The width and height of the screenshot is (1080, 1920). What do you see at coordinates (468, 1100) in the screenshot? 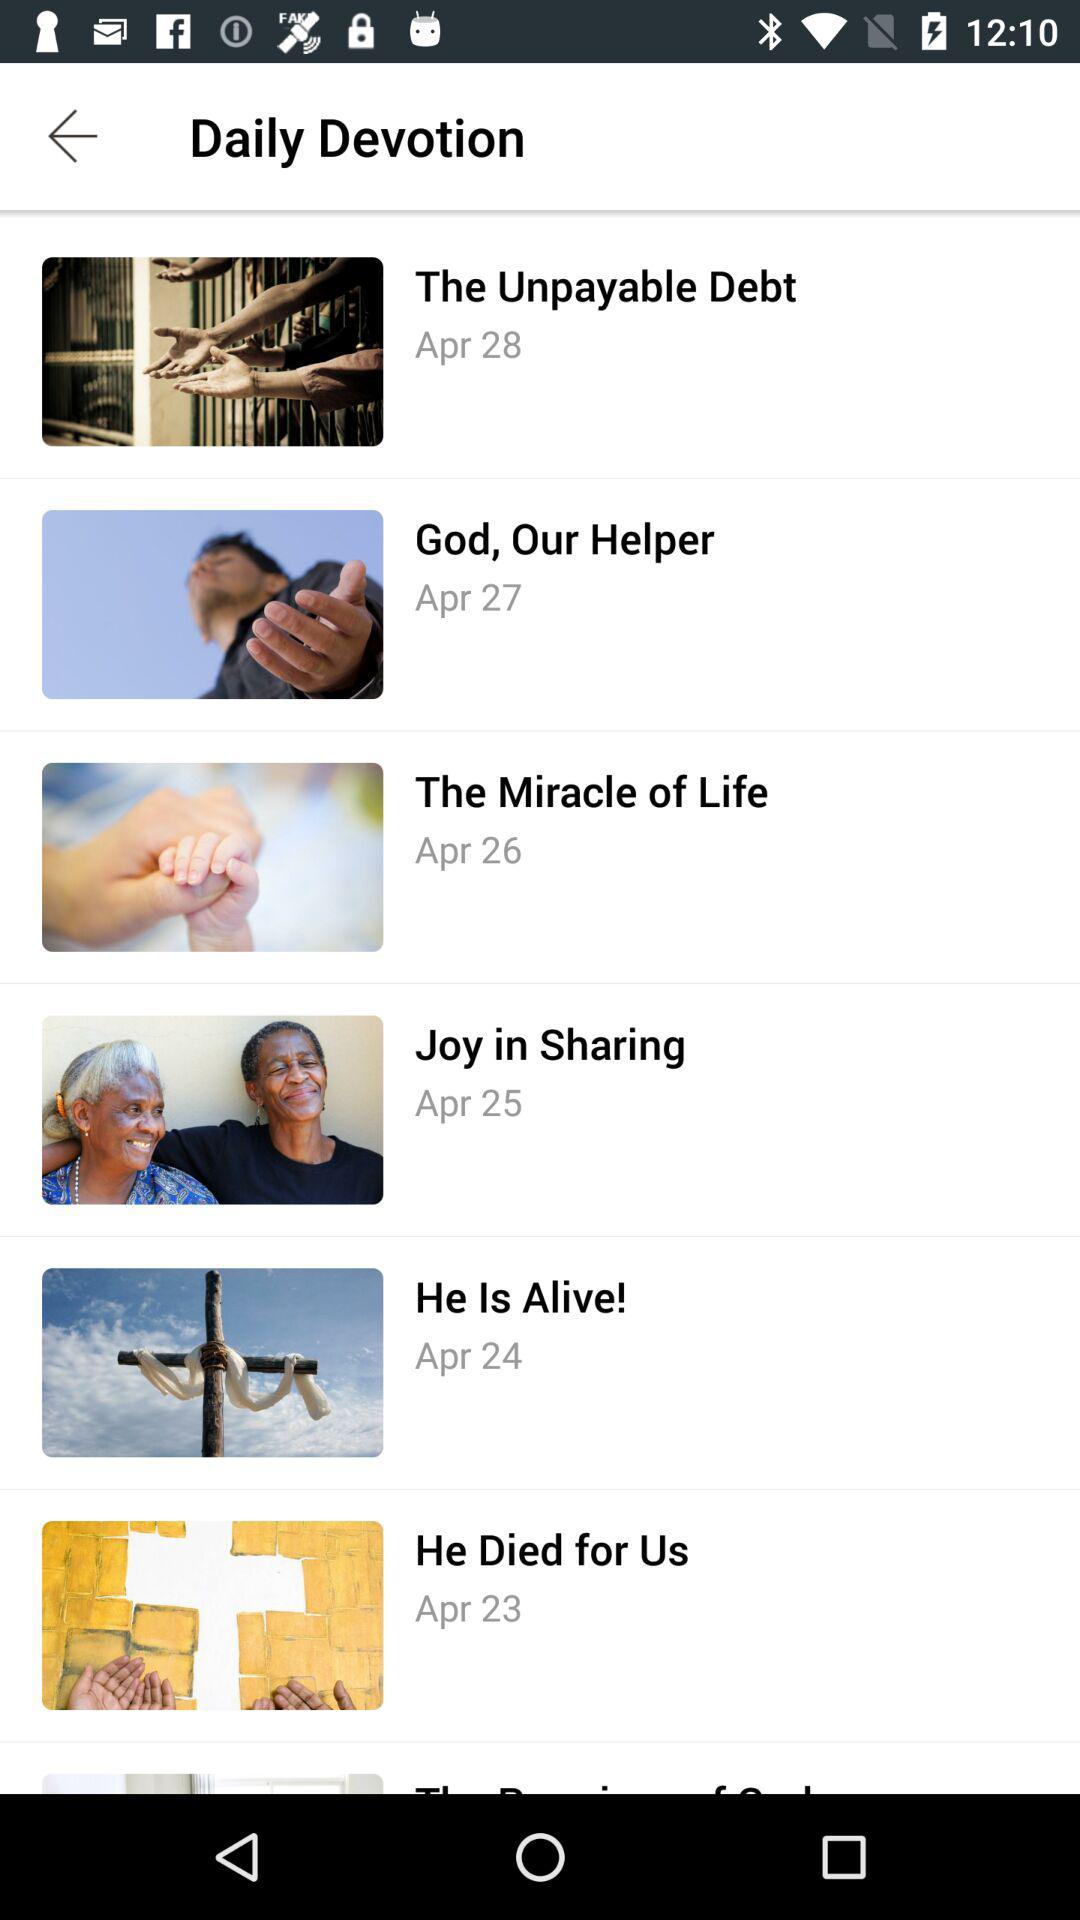
I see `apr 25 item` at bounding box center [468, 1100].